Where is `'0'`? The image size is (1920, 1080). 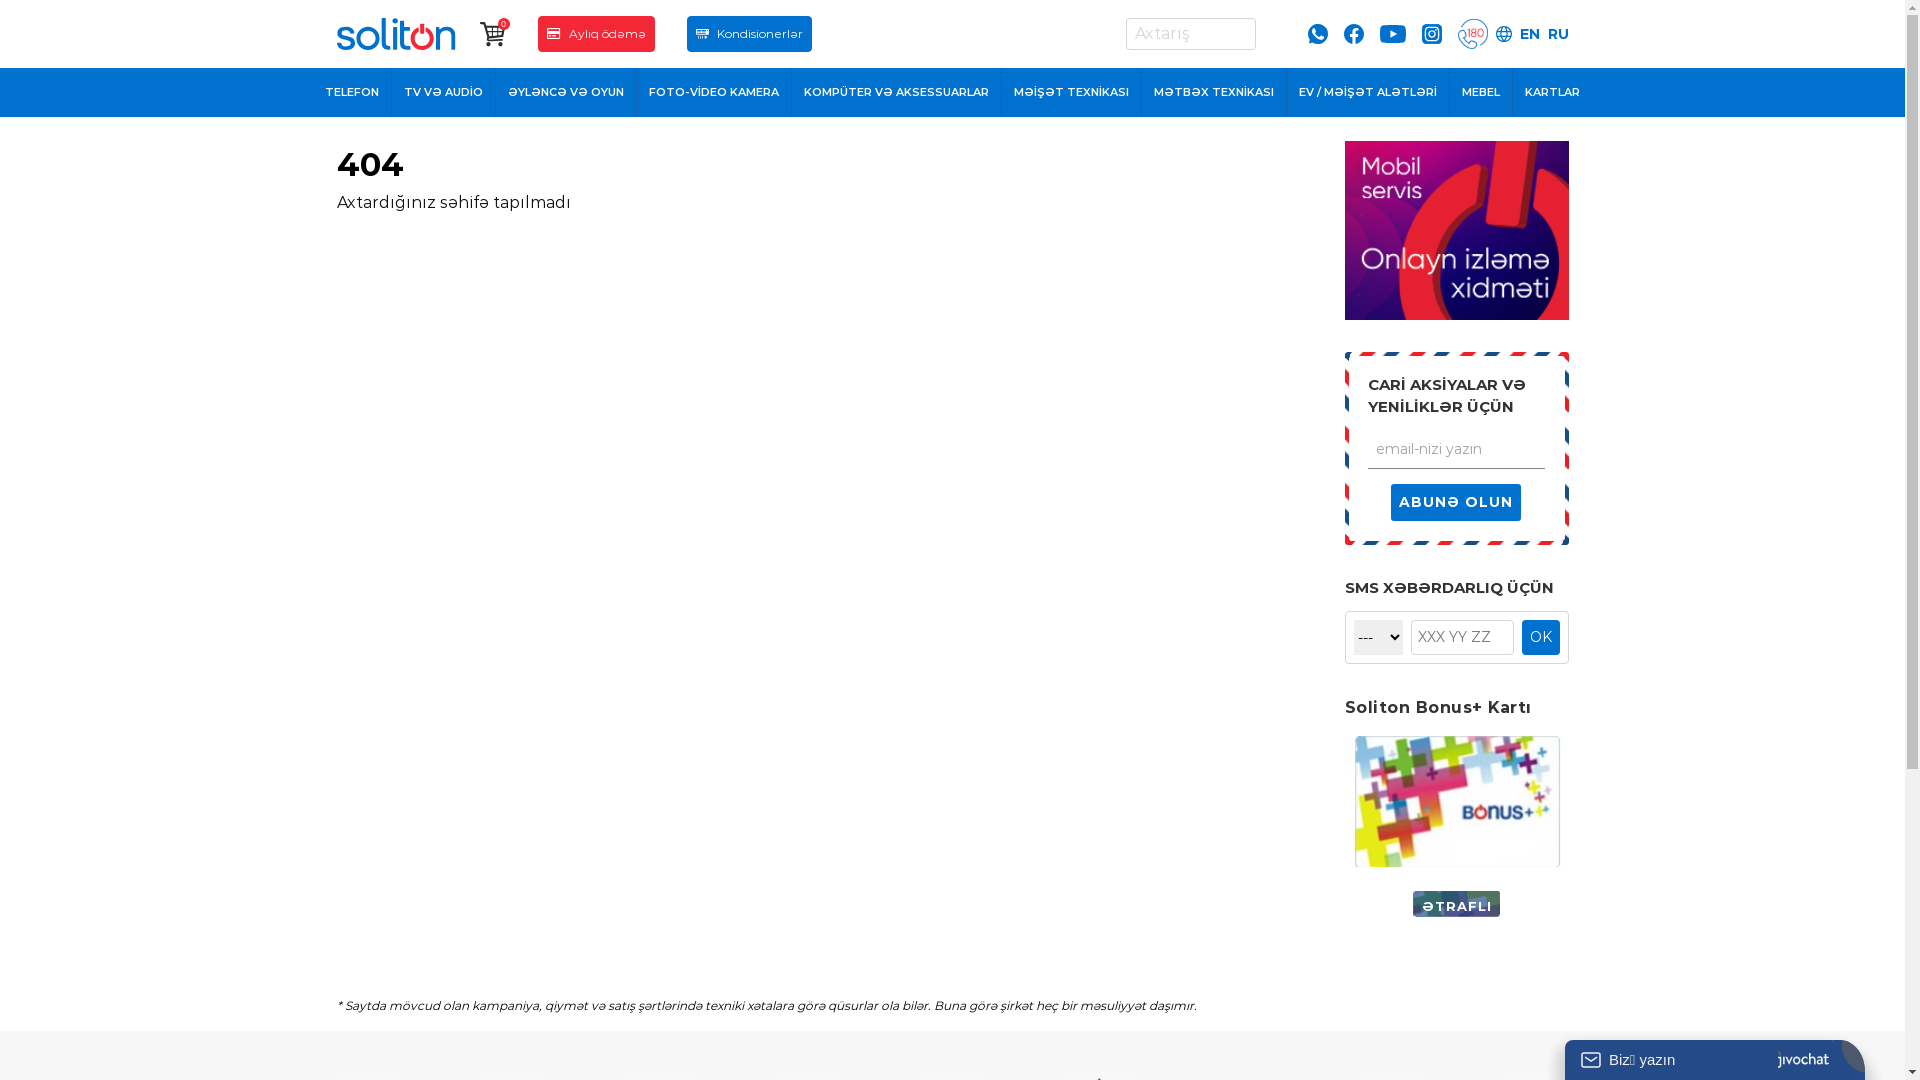
'0' is located at coordinates (493, 34).